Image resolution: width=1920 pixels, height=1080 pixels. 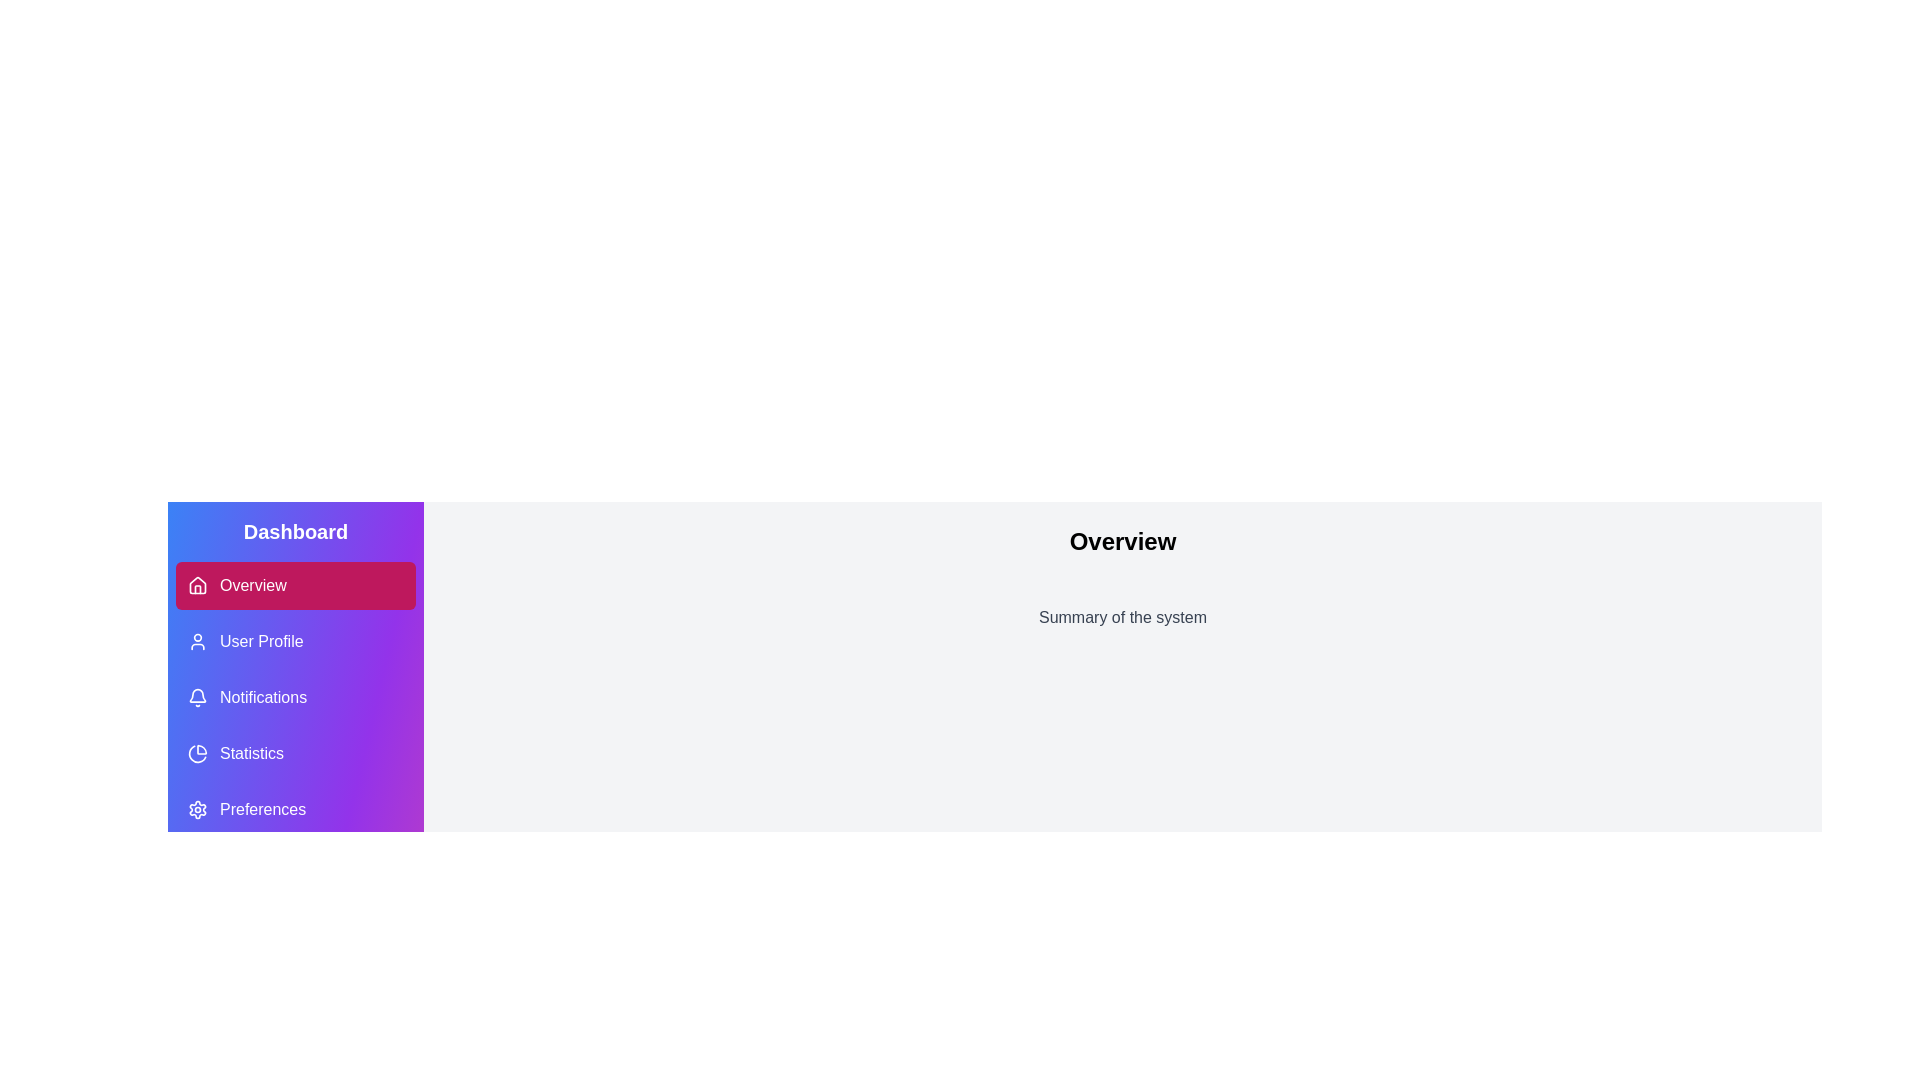 What do you see at coordinates (295, 697) in the screenshot?
I see `the third navigation button labeled 'Notifications' with a bell icon` at bounding box center [295, 697].